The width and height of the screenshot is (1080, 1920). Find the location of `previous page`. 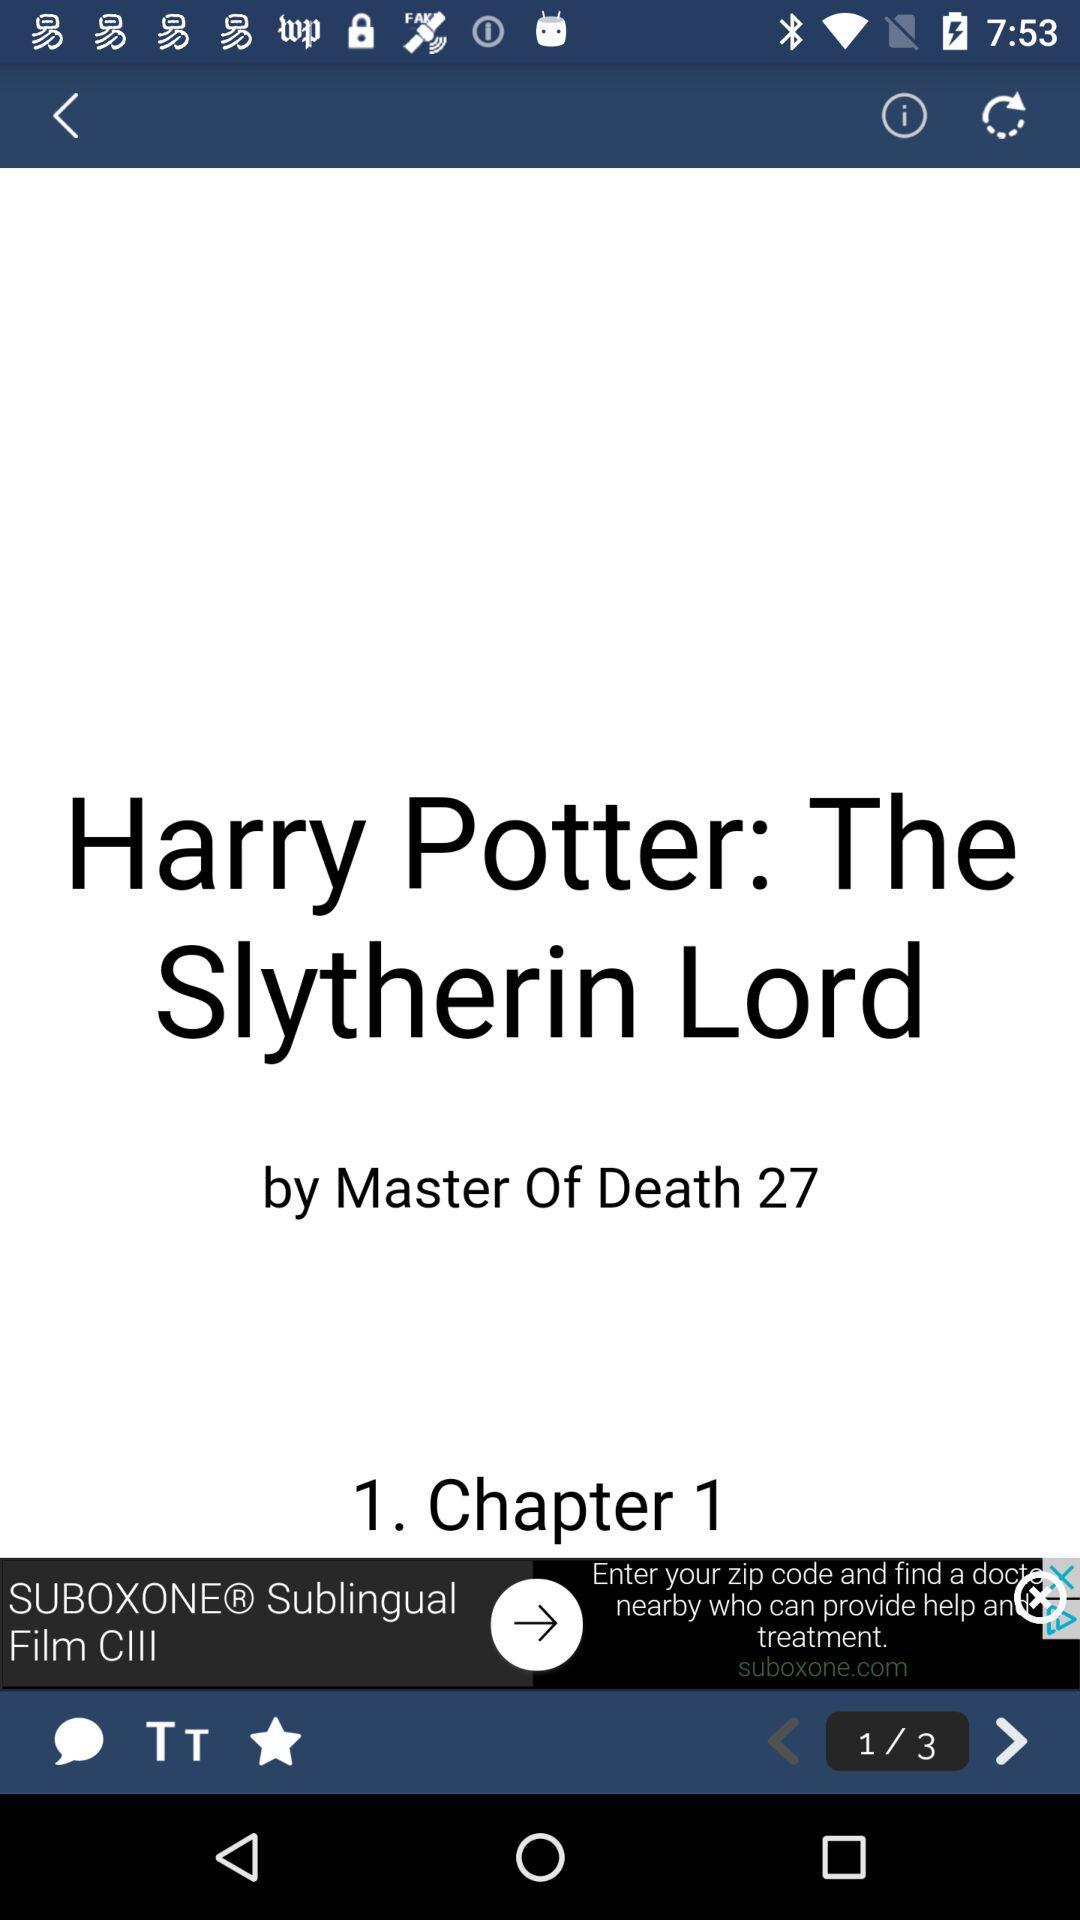

previous page is located at coordinates (77, 114).